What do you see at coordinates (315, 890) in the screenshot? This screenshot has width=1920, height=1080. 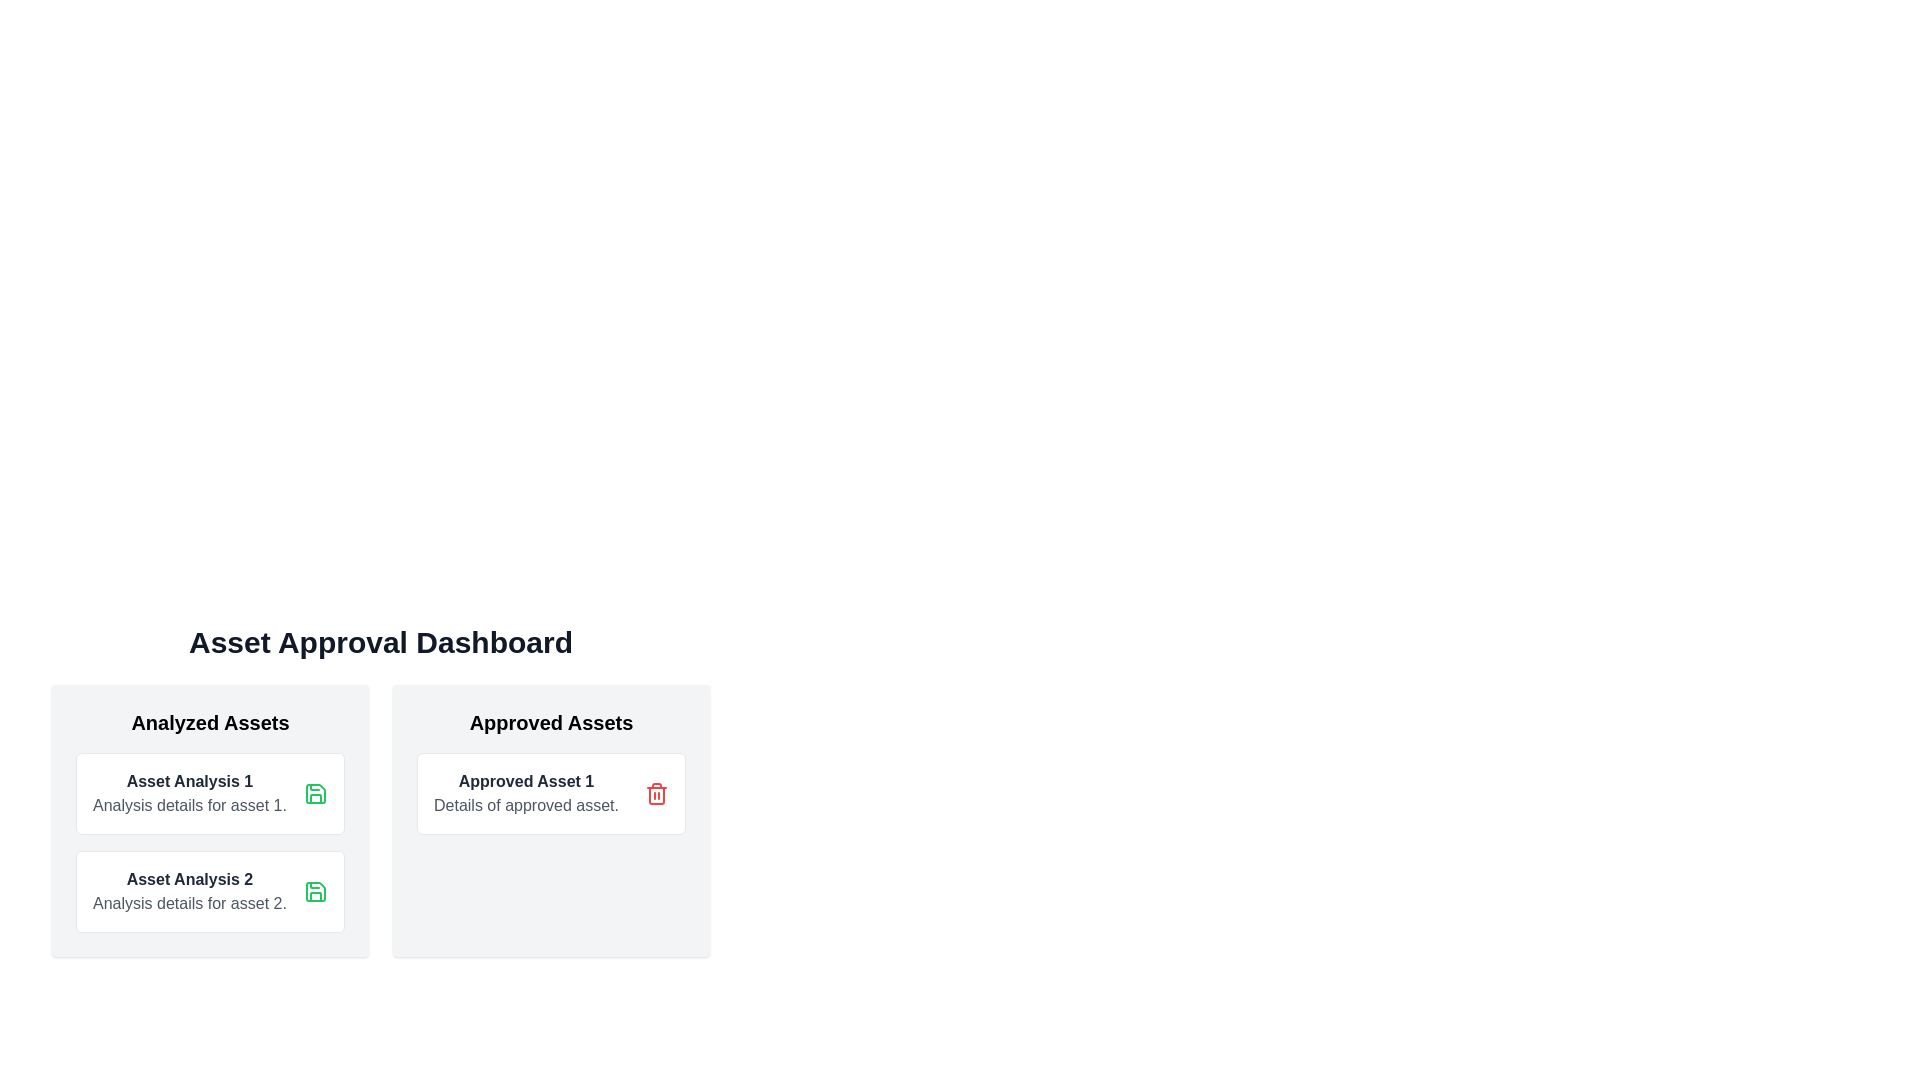 I see `the distinctive green save icon button located in the 'Asset Analysis 2' section` at bounding box center [315, 890].